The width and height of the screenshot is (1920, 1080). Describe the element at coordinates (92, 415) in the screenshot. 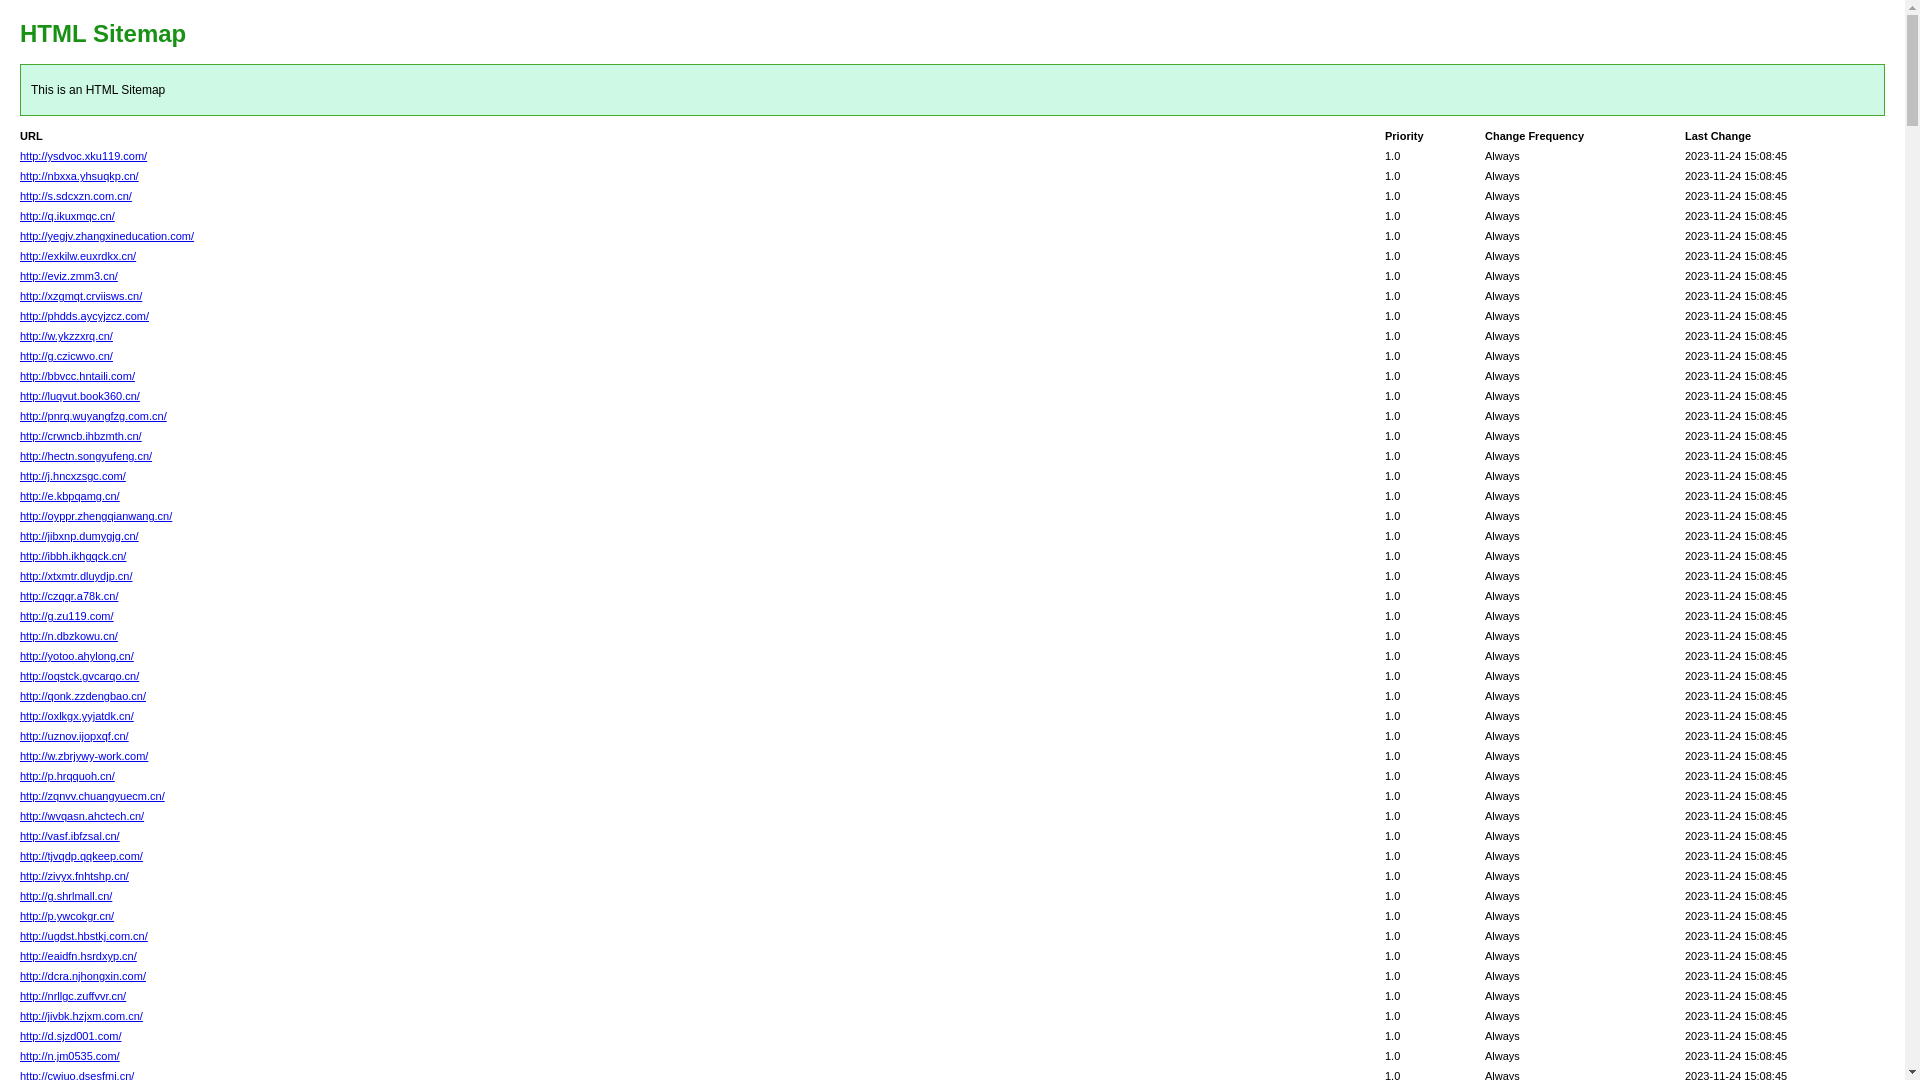

I see `'http://pnrq.wuyangfzg.com.cn/'` at that location.